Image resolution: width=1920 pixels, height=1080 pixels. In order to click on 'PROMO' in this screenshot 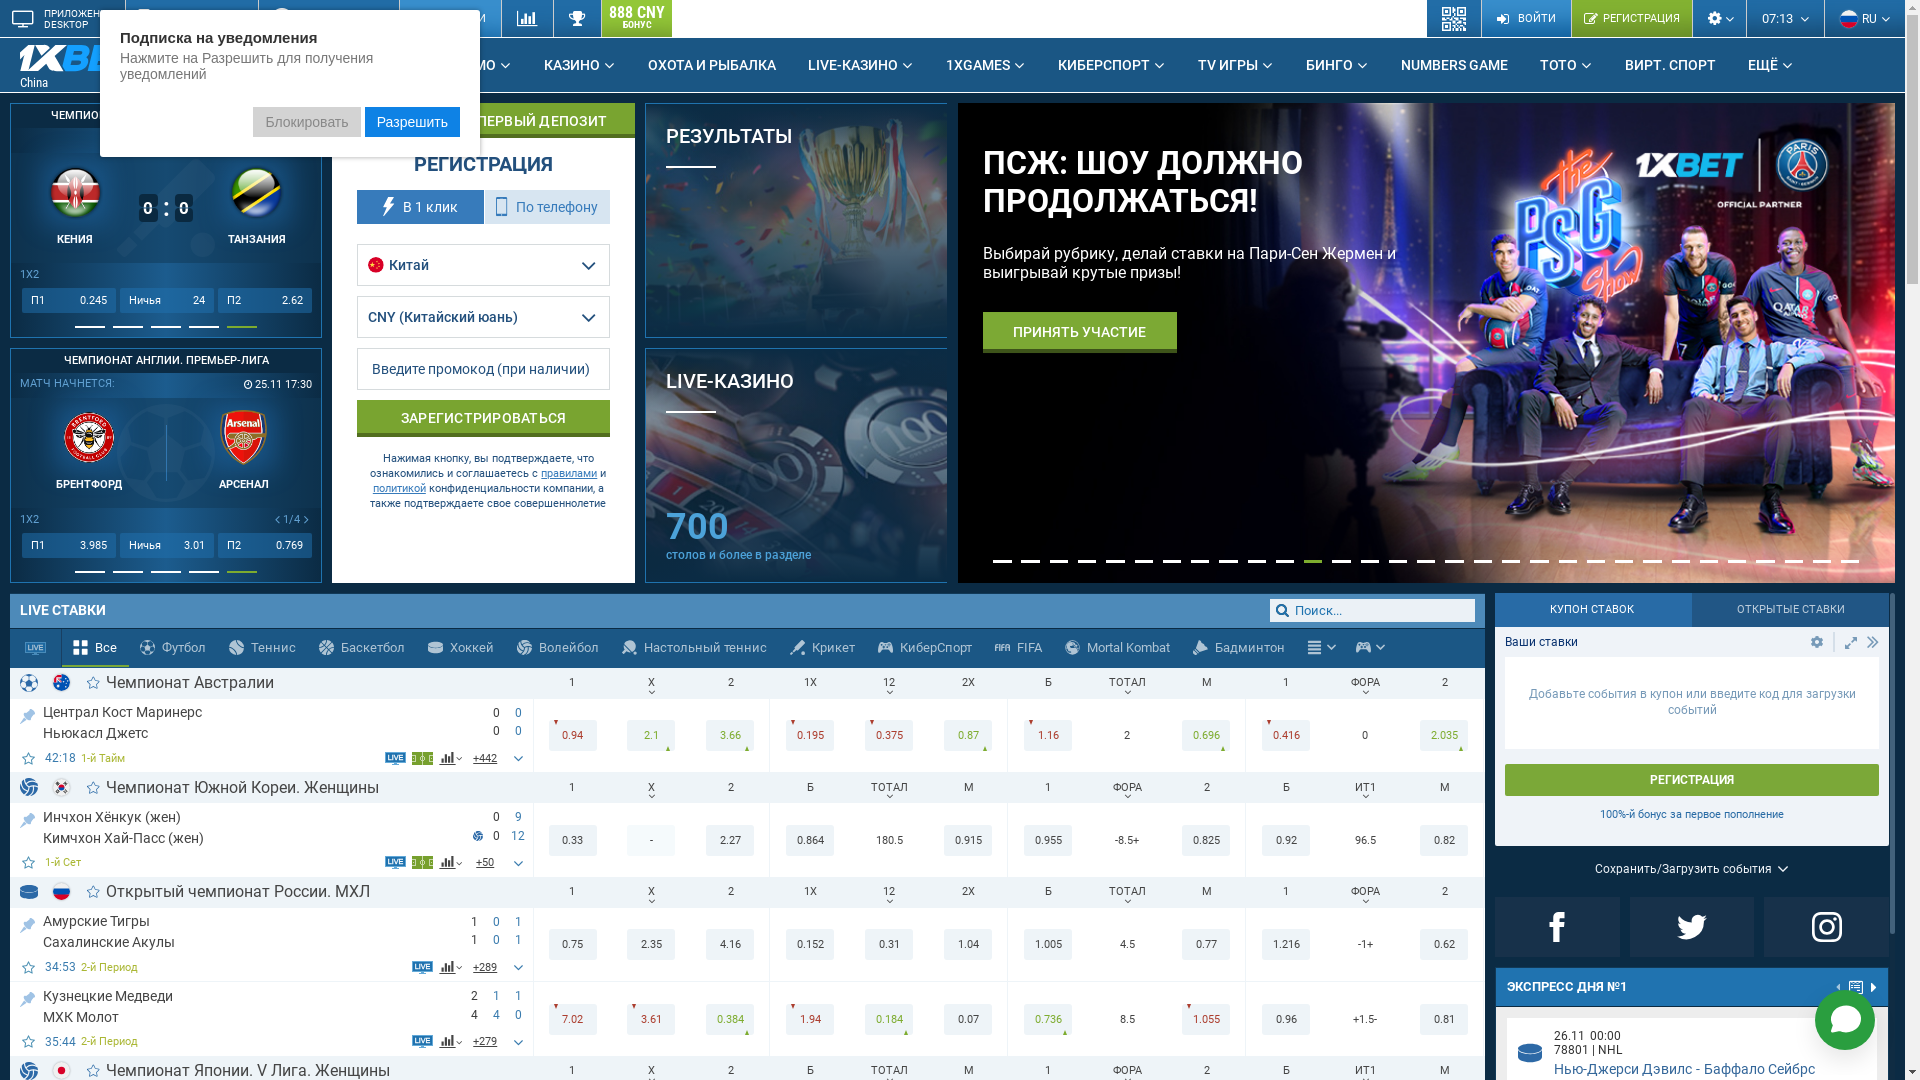, I will do `click(478, 64)`.